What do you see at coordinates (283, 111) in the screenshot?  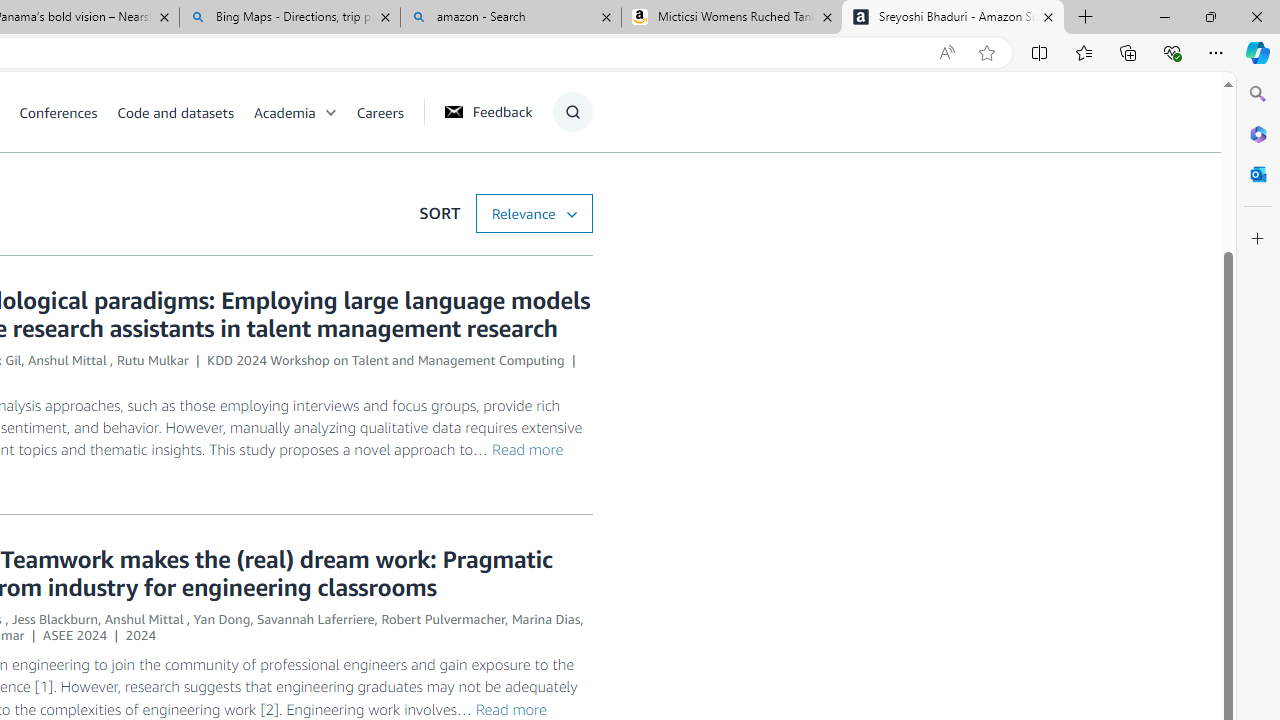 I see `'Academia'` at bounding box center [283, 111].